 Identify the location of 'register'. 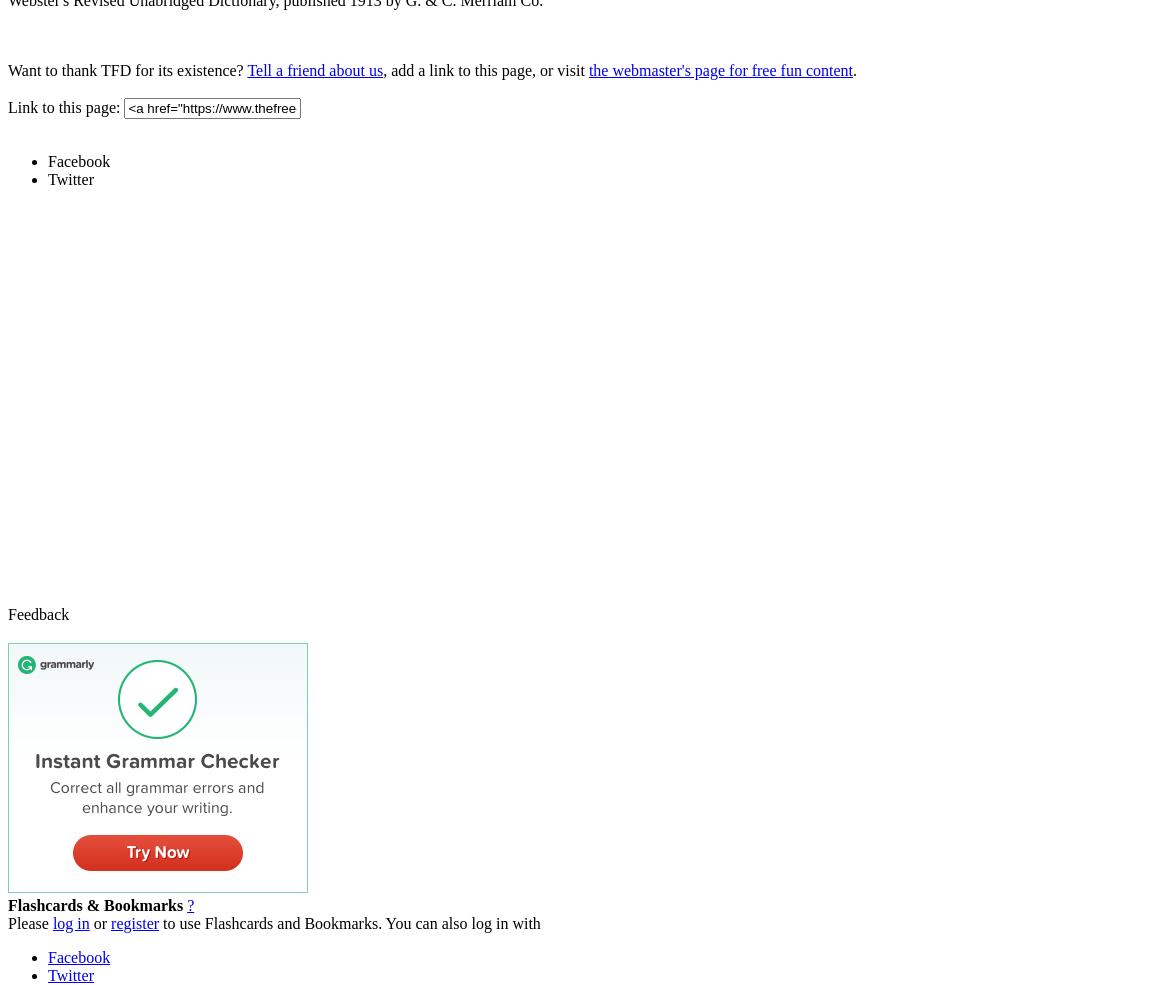
(134, 922).